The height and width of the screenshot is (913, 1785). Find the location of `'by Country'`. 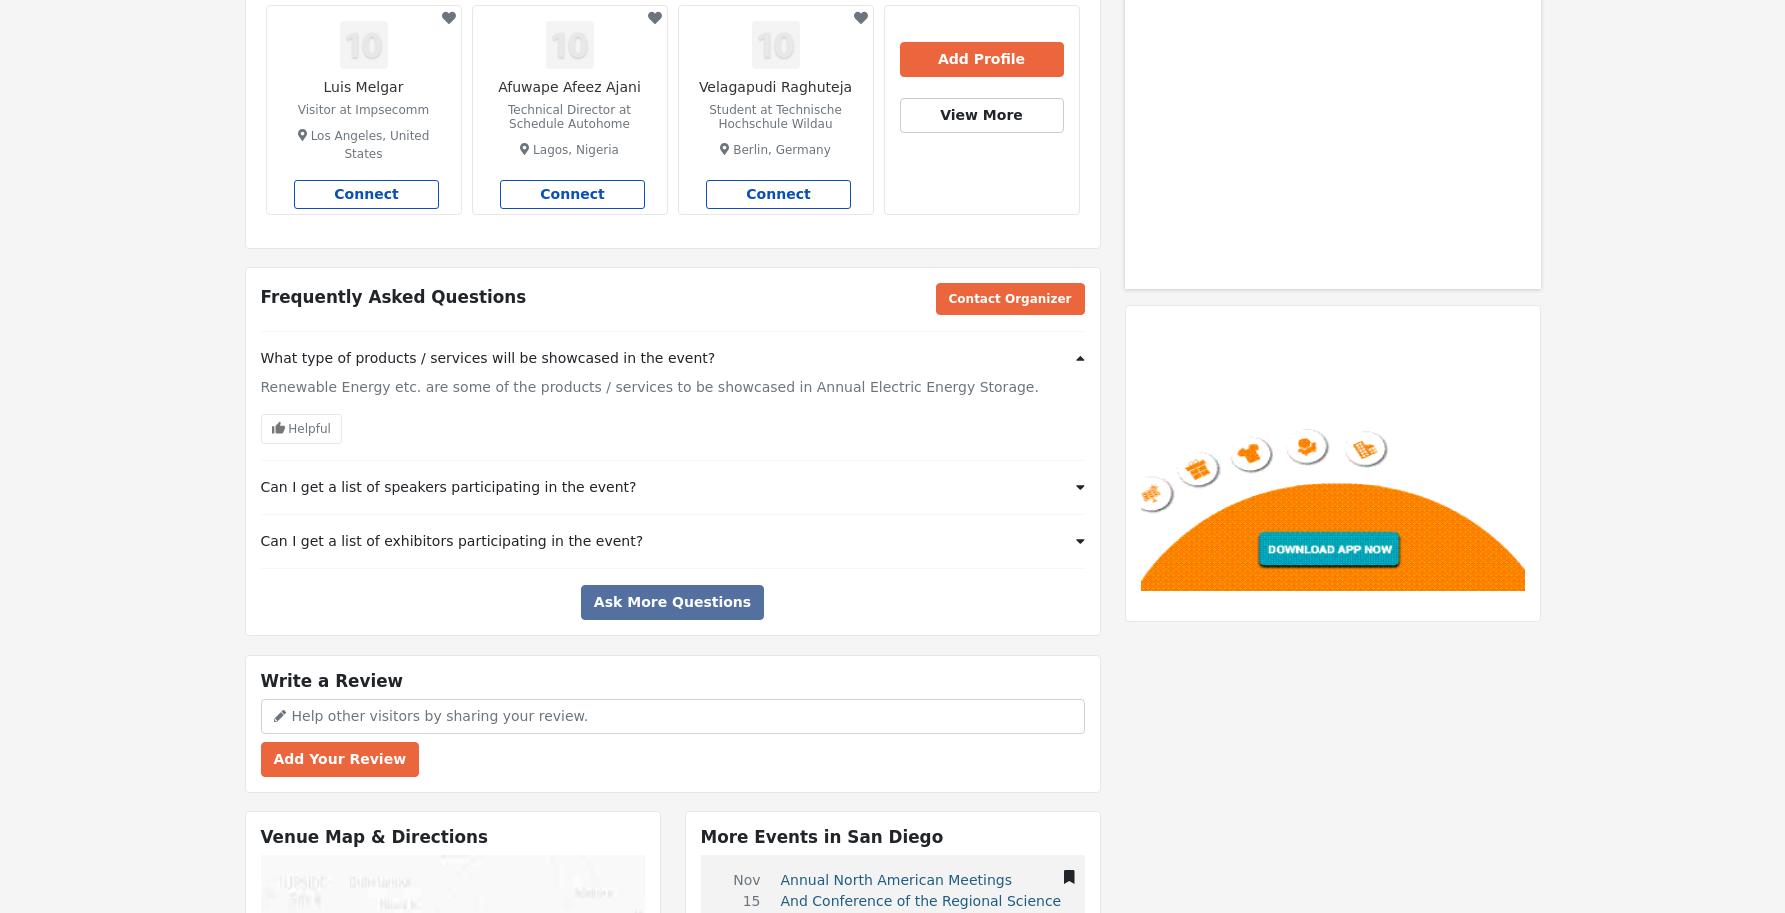

'by Country' is located at coordinates (1376, 18).